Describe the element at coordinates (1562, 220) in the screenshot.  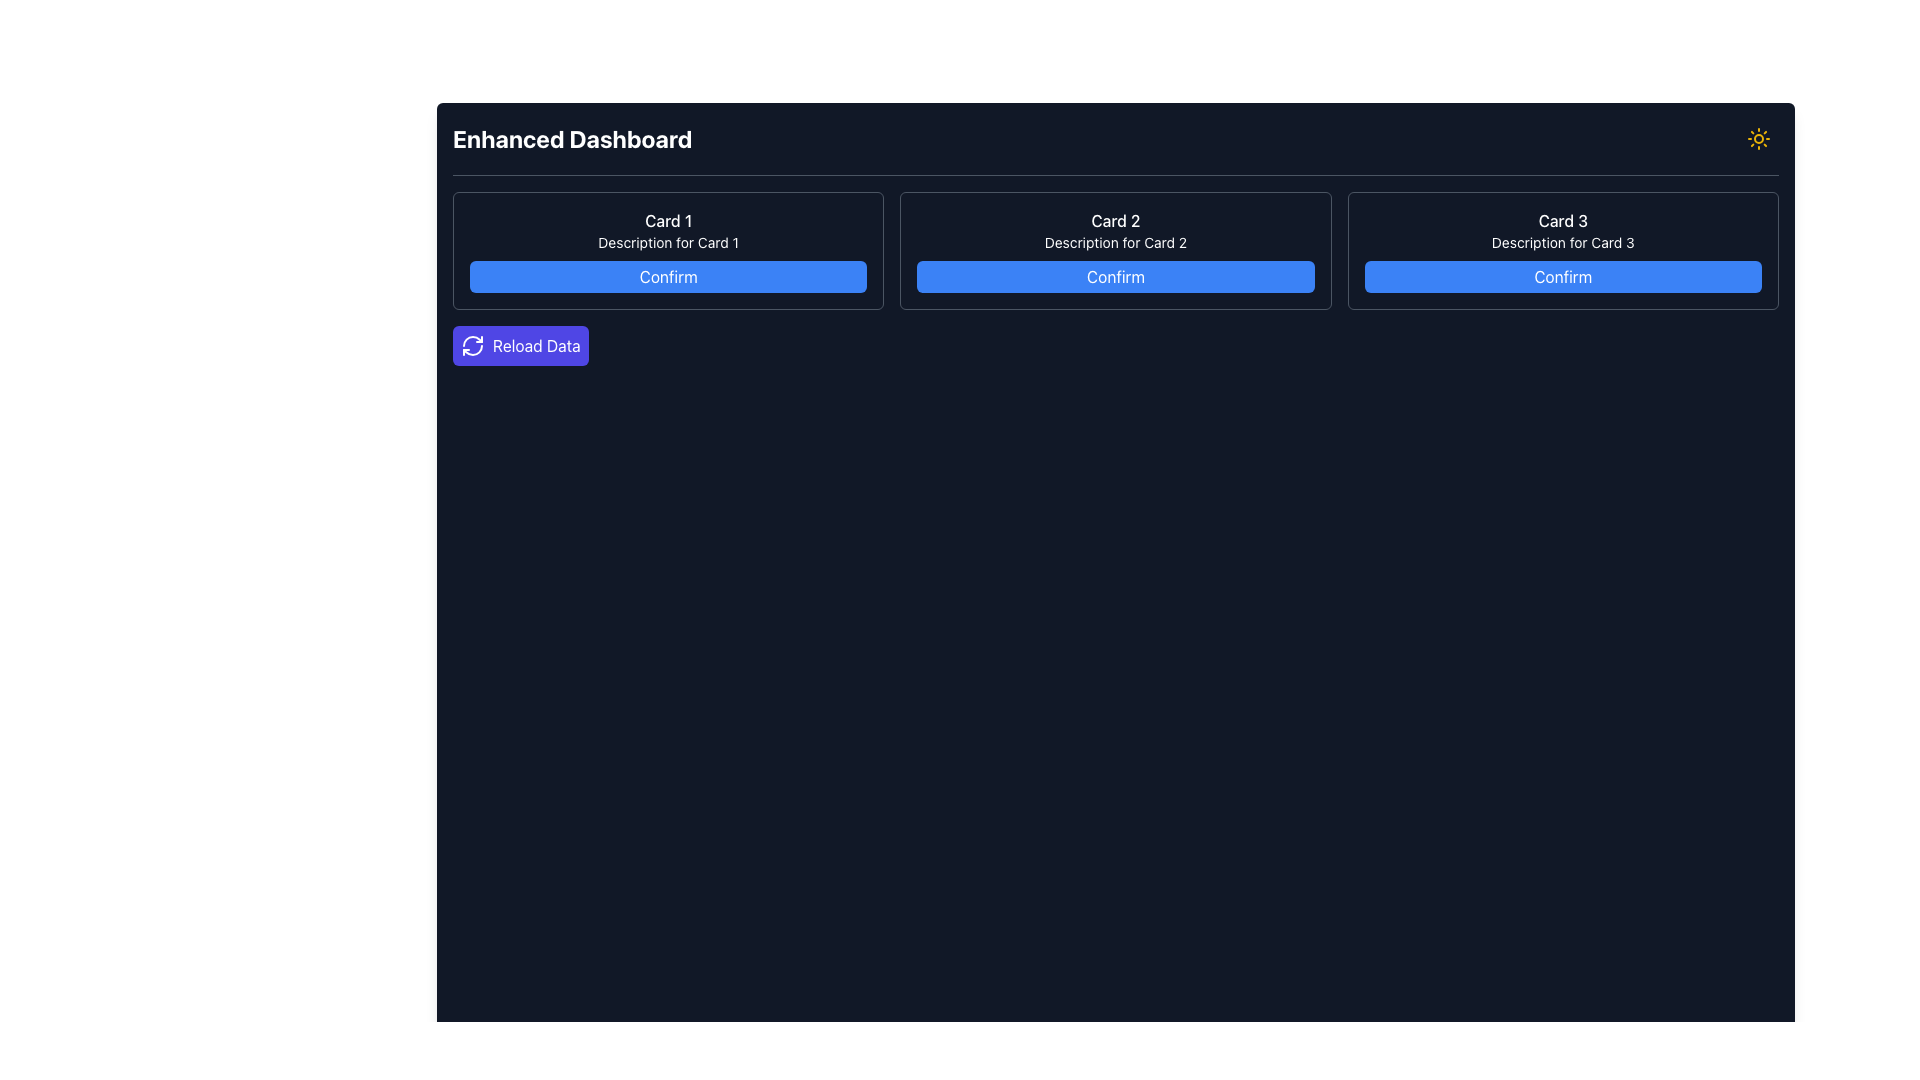
I see `the title text label of 'Card 3', which identifies the card's purpose or contents and is located at the top of the card` at that location.